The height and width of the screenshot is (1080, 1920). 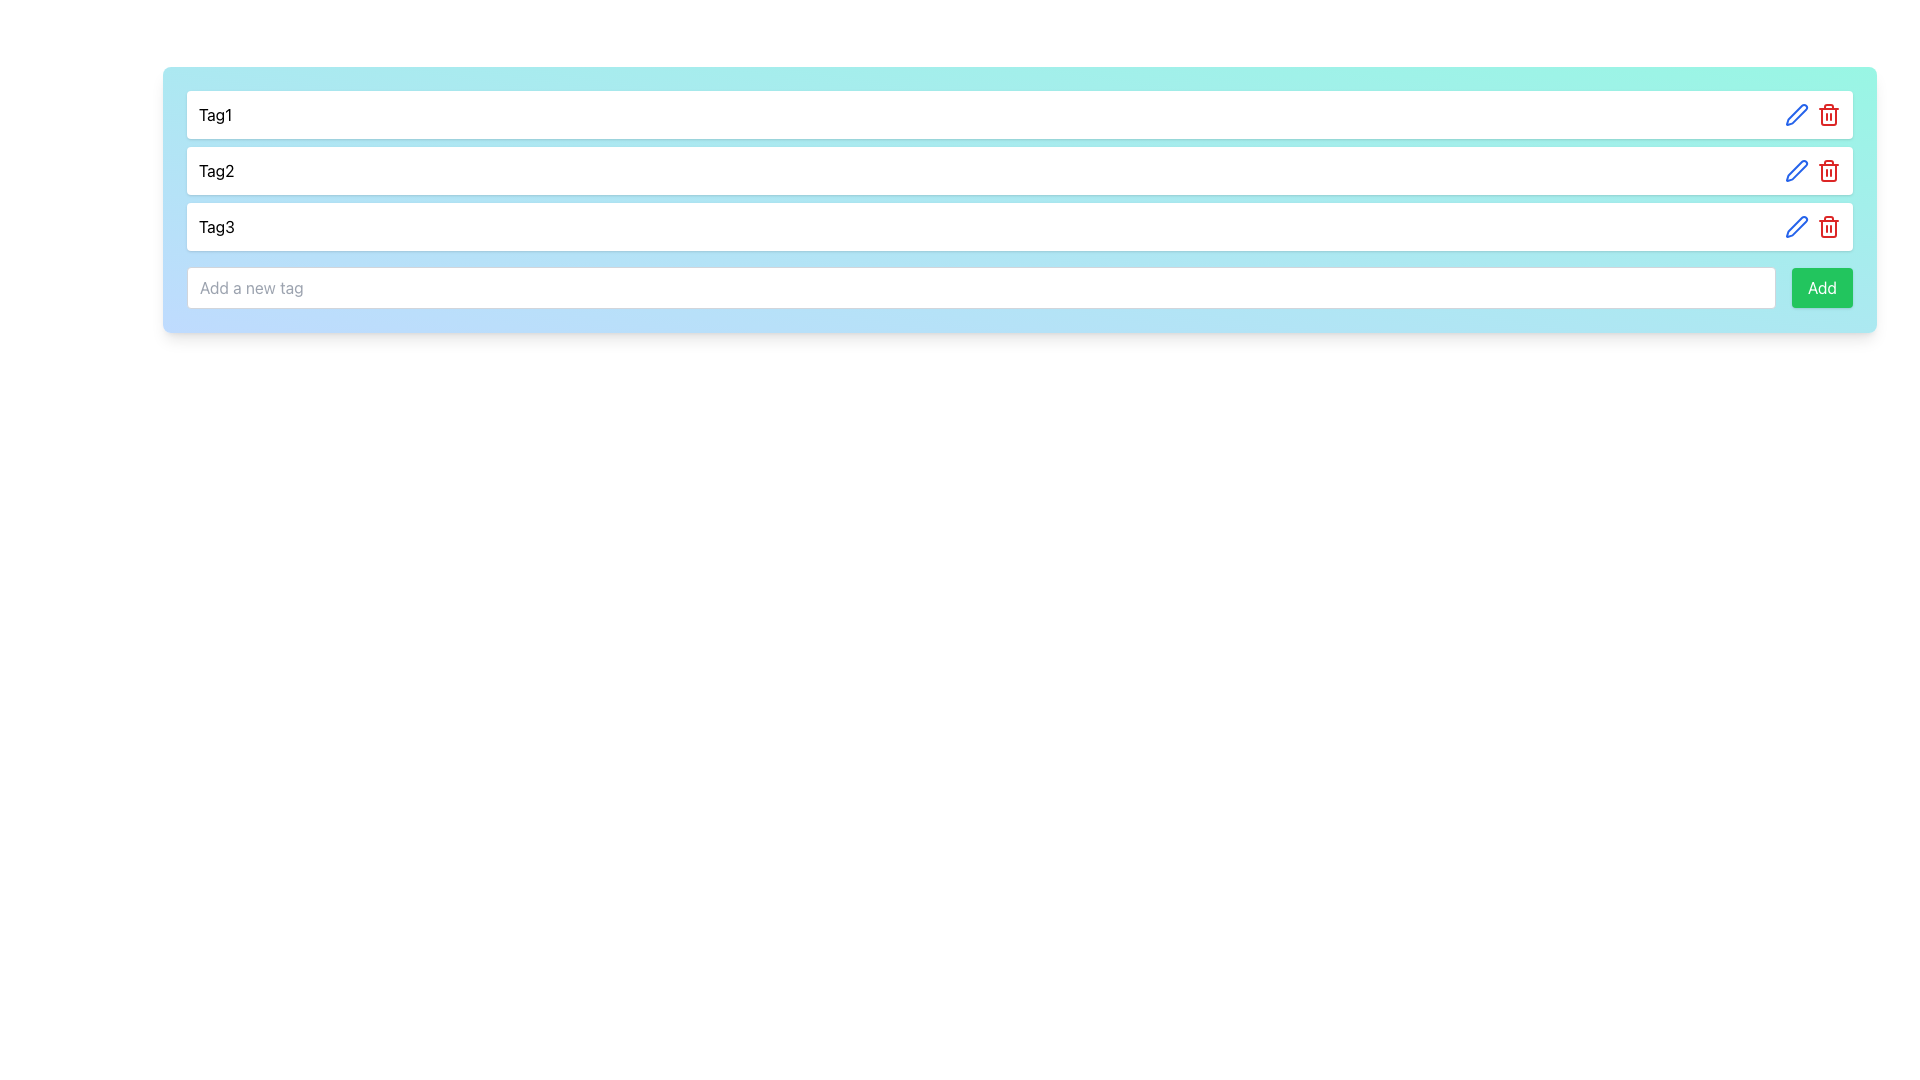 What do you see at coordinates (1813, 226) in the screenshot?
I see `the red trash bin icon located in the far-right section of the row containing the label 'Tag3'` at bounding box center [1813, 226].